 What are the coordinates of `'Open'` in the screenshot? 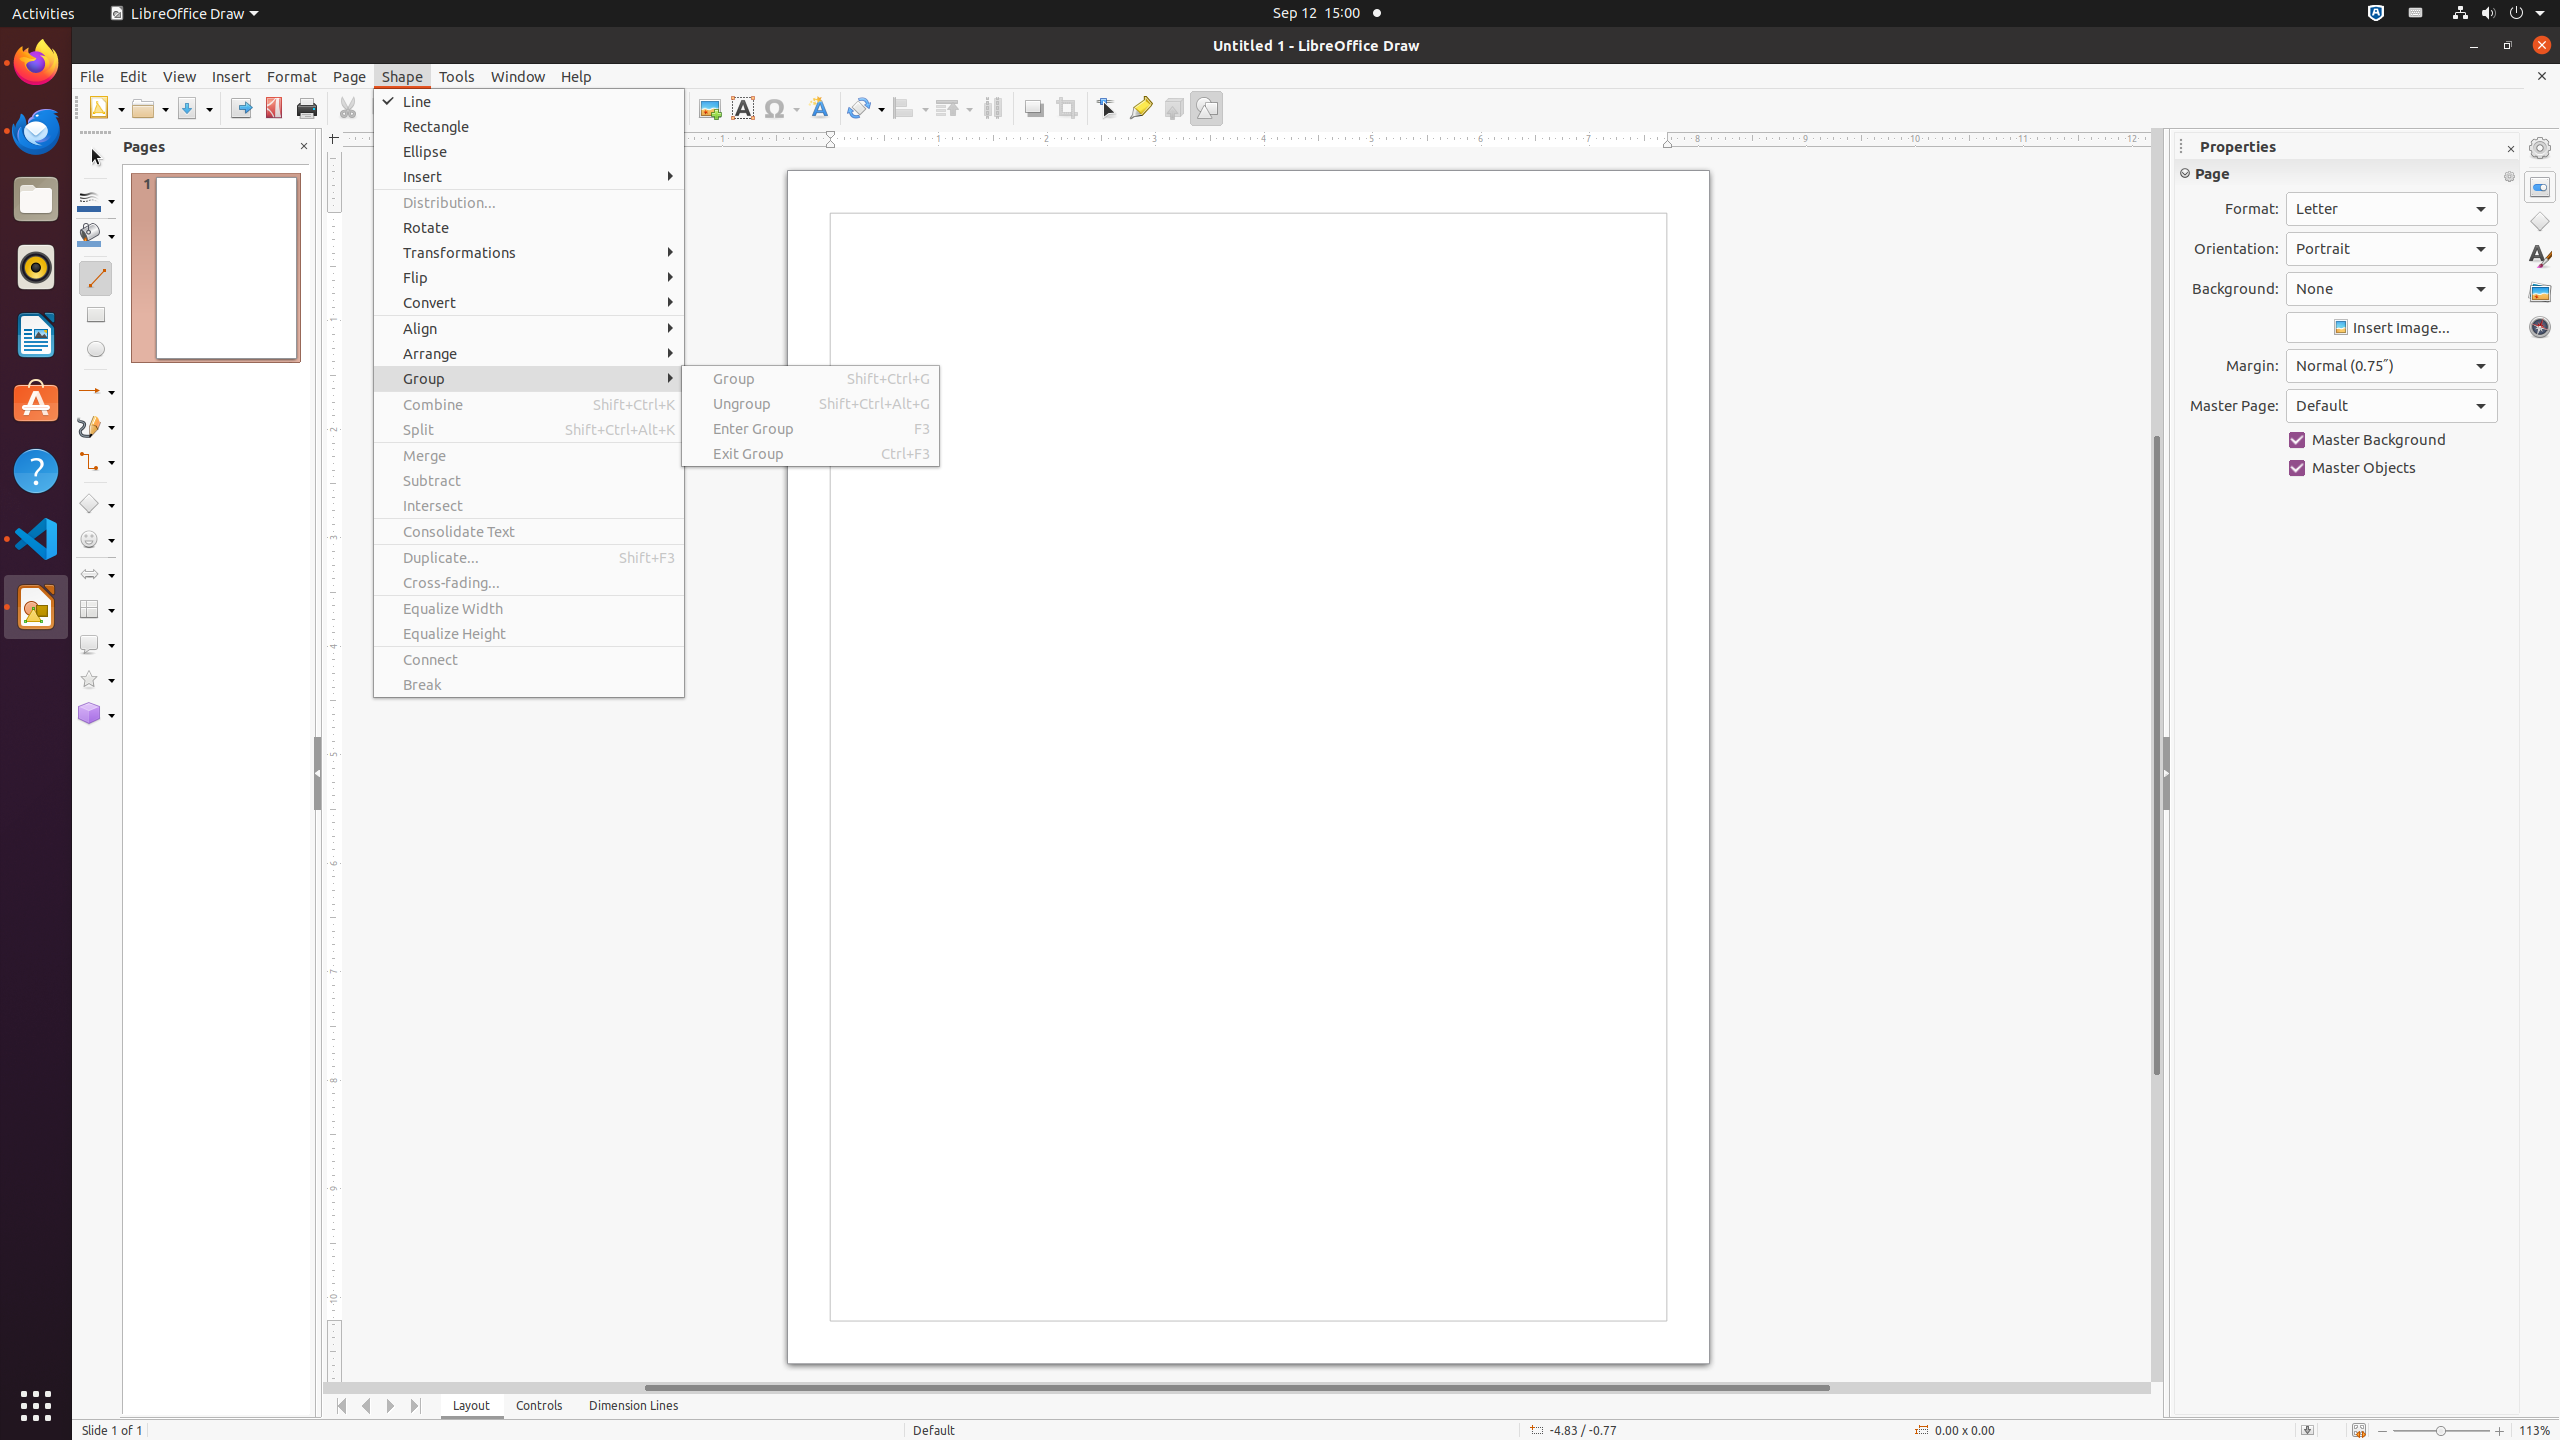 It's located at (150, 107).